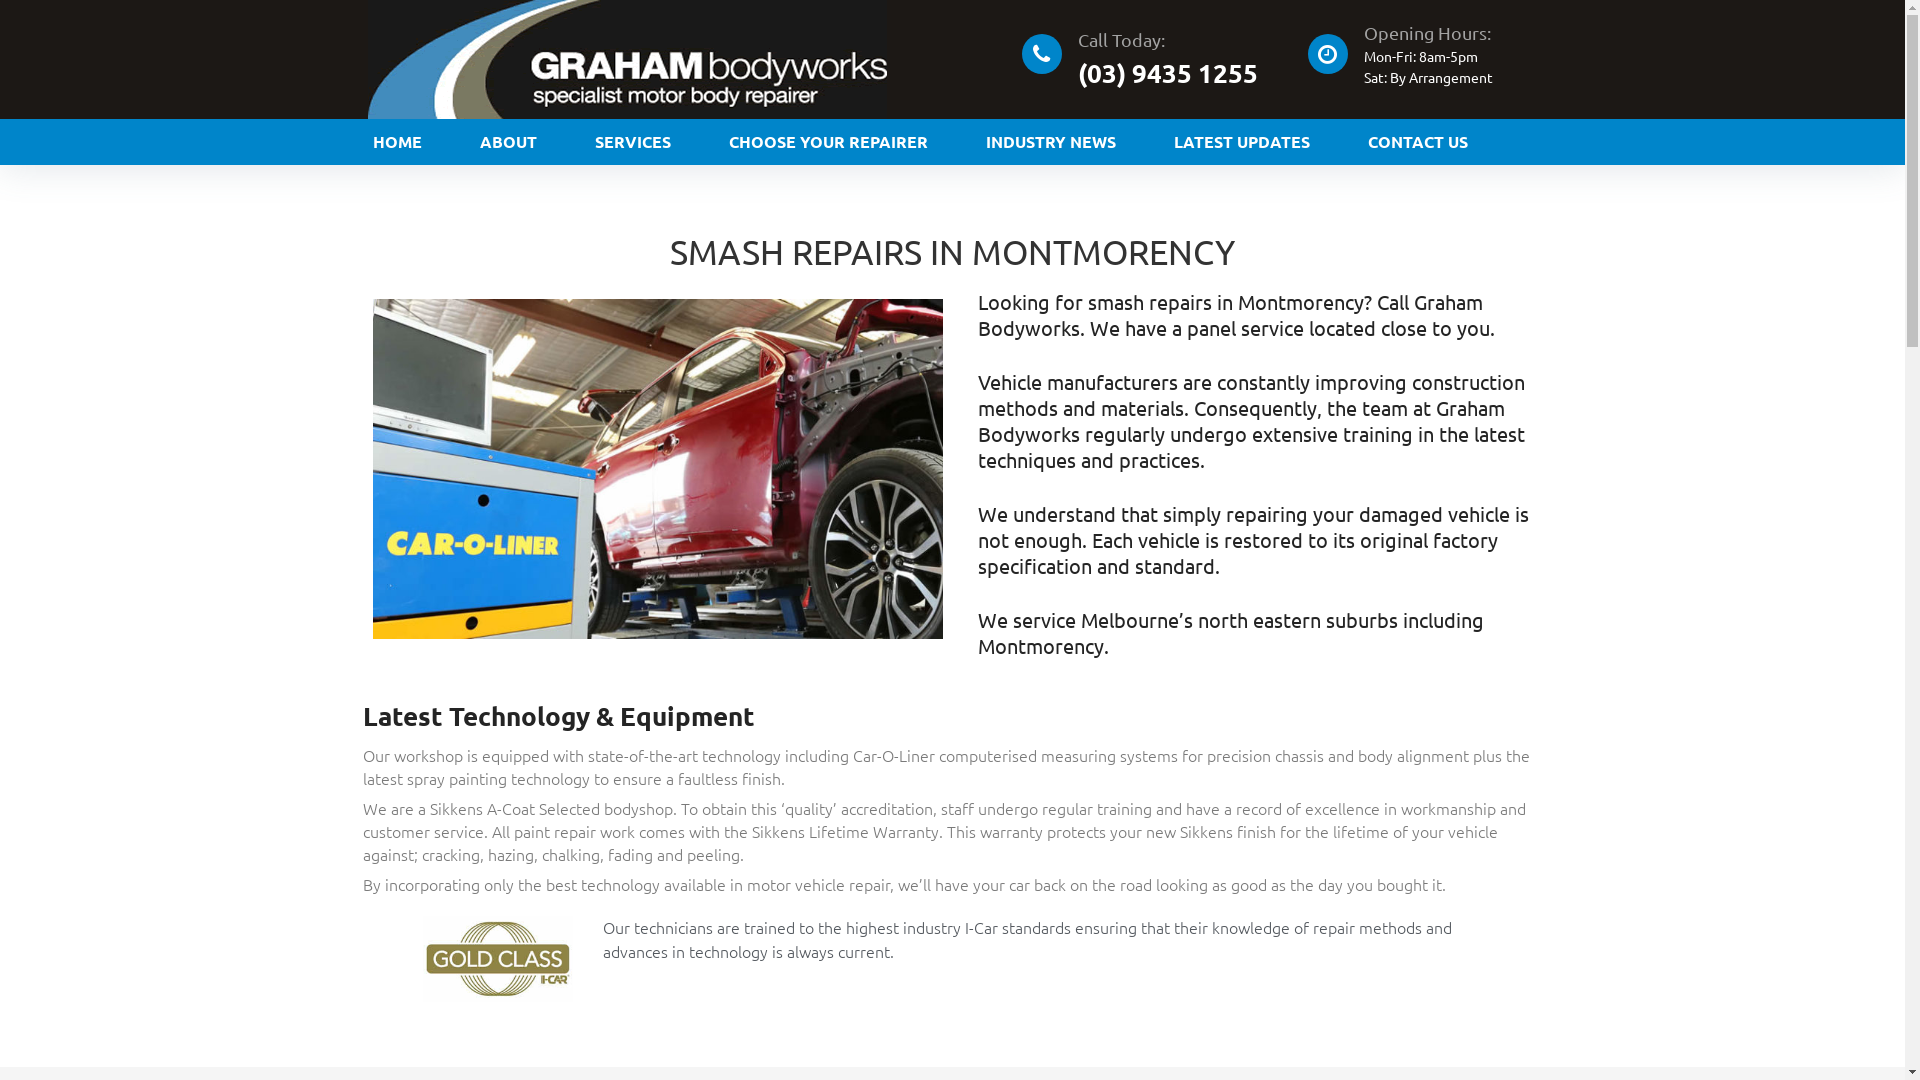  What do you see at coordinates (1167, 71) in the screenshot?
I see `'(03) 9435 1255'` at bounding box center [1167, 71].